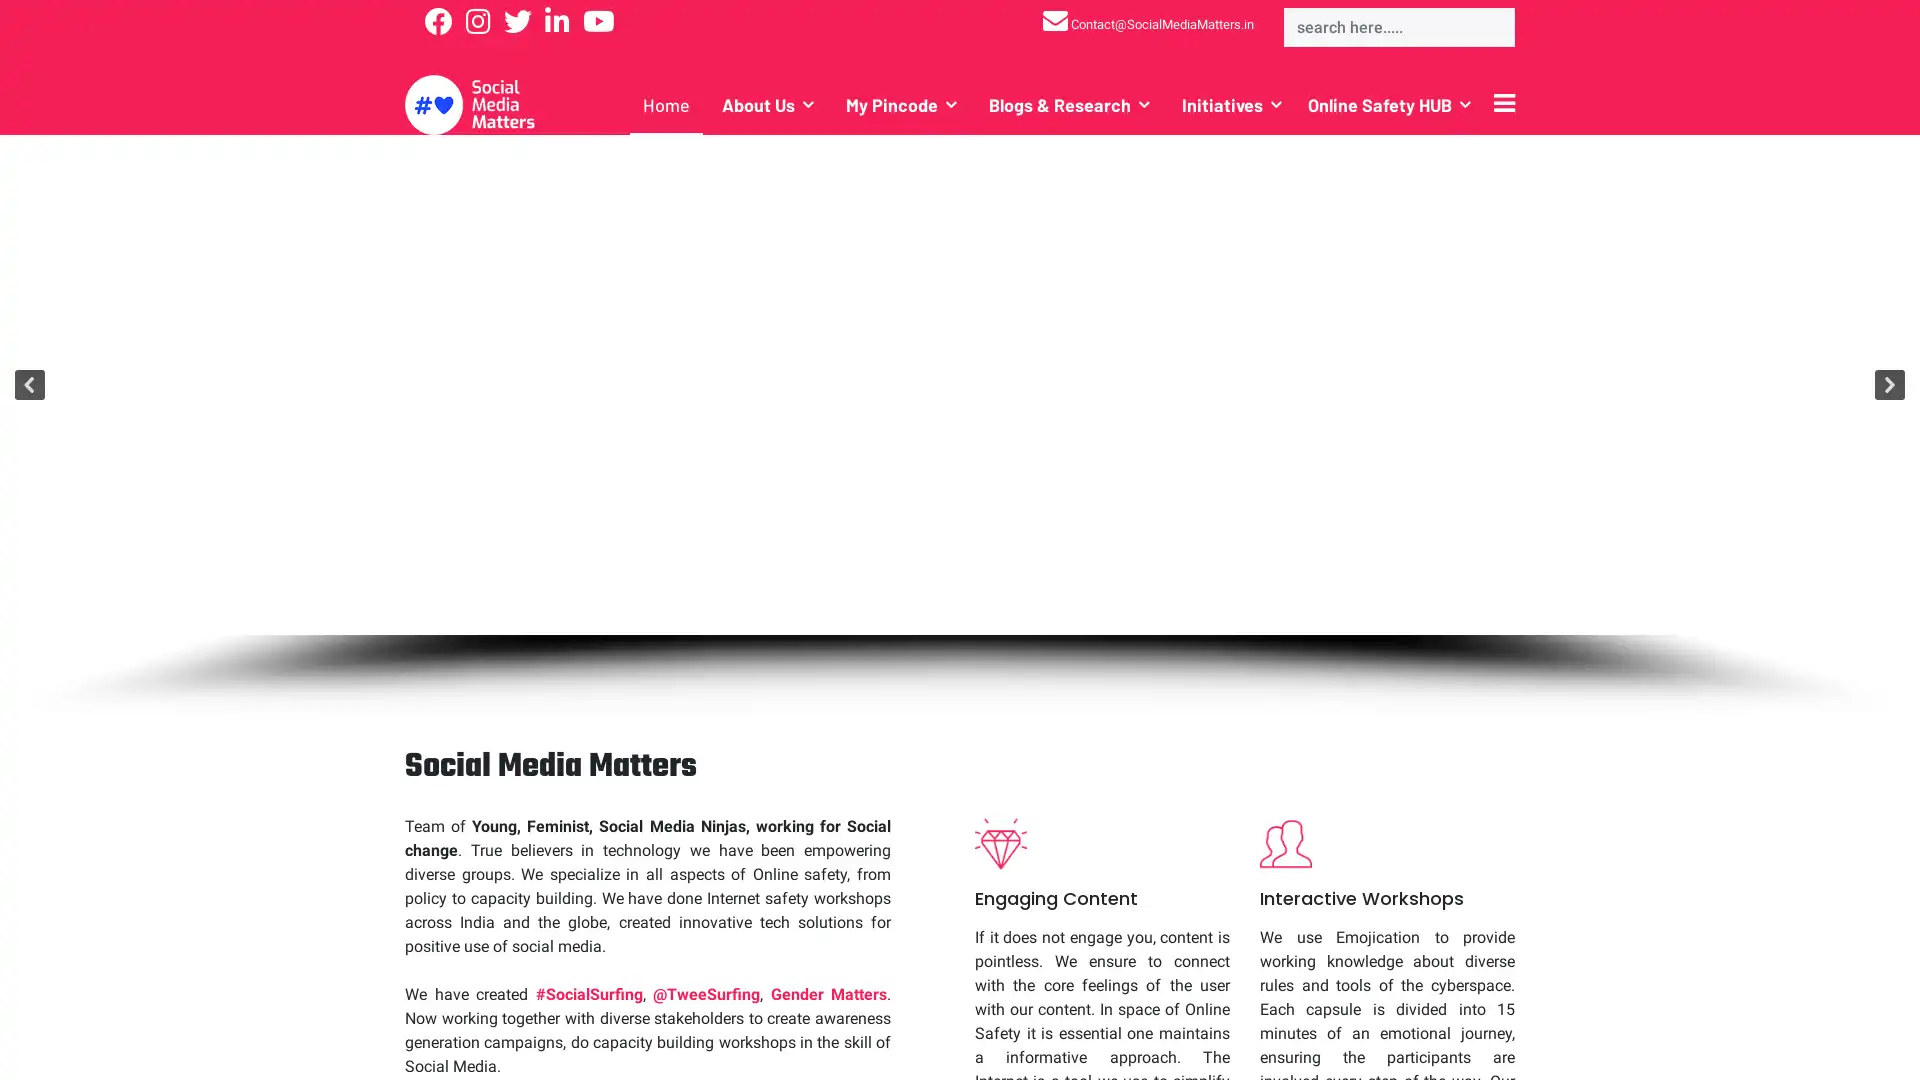  What do you see at coordinates (987, 615) in the screenshot?
I see `Online Safety Workshop in Himachal Pradesh` at bounding box center [987, 615].